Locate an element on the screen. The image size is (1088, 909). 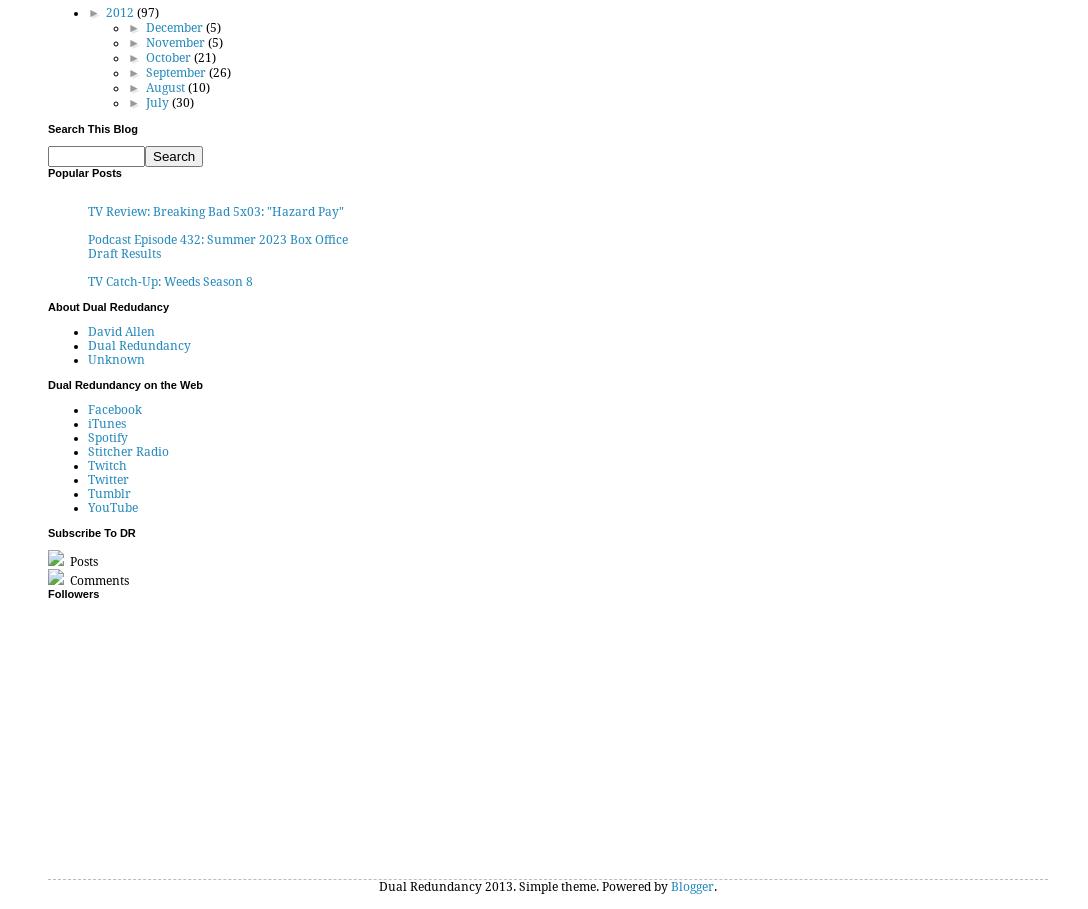
'October' is located at coordinates (167, 57).